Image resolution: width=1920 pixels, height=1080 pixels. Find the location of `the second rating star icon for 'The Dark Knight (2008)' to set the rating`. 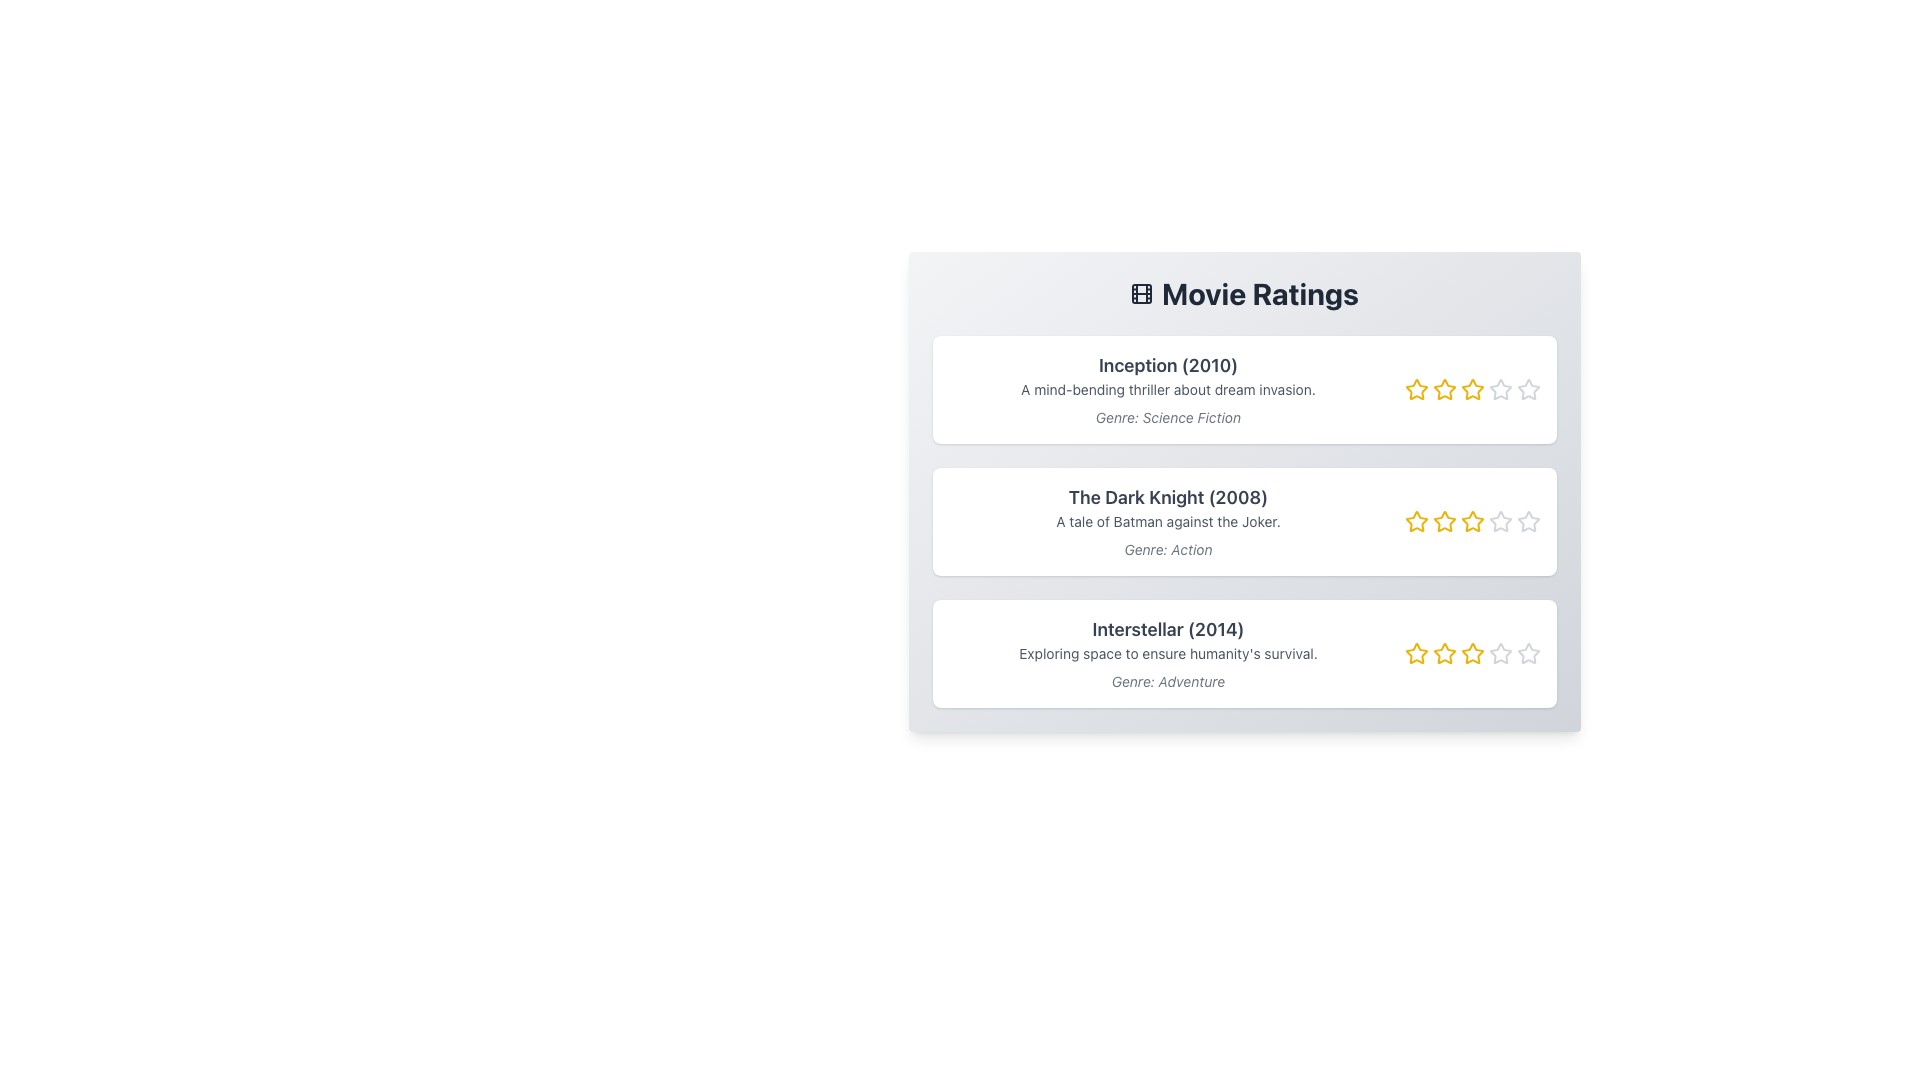

the second rating star icon for 'The Dark Knight (2008)' to set the rating is located at coordinates (1444, 519).